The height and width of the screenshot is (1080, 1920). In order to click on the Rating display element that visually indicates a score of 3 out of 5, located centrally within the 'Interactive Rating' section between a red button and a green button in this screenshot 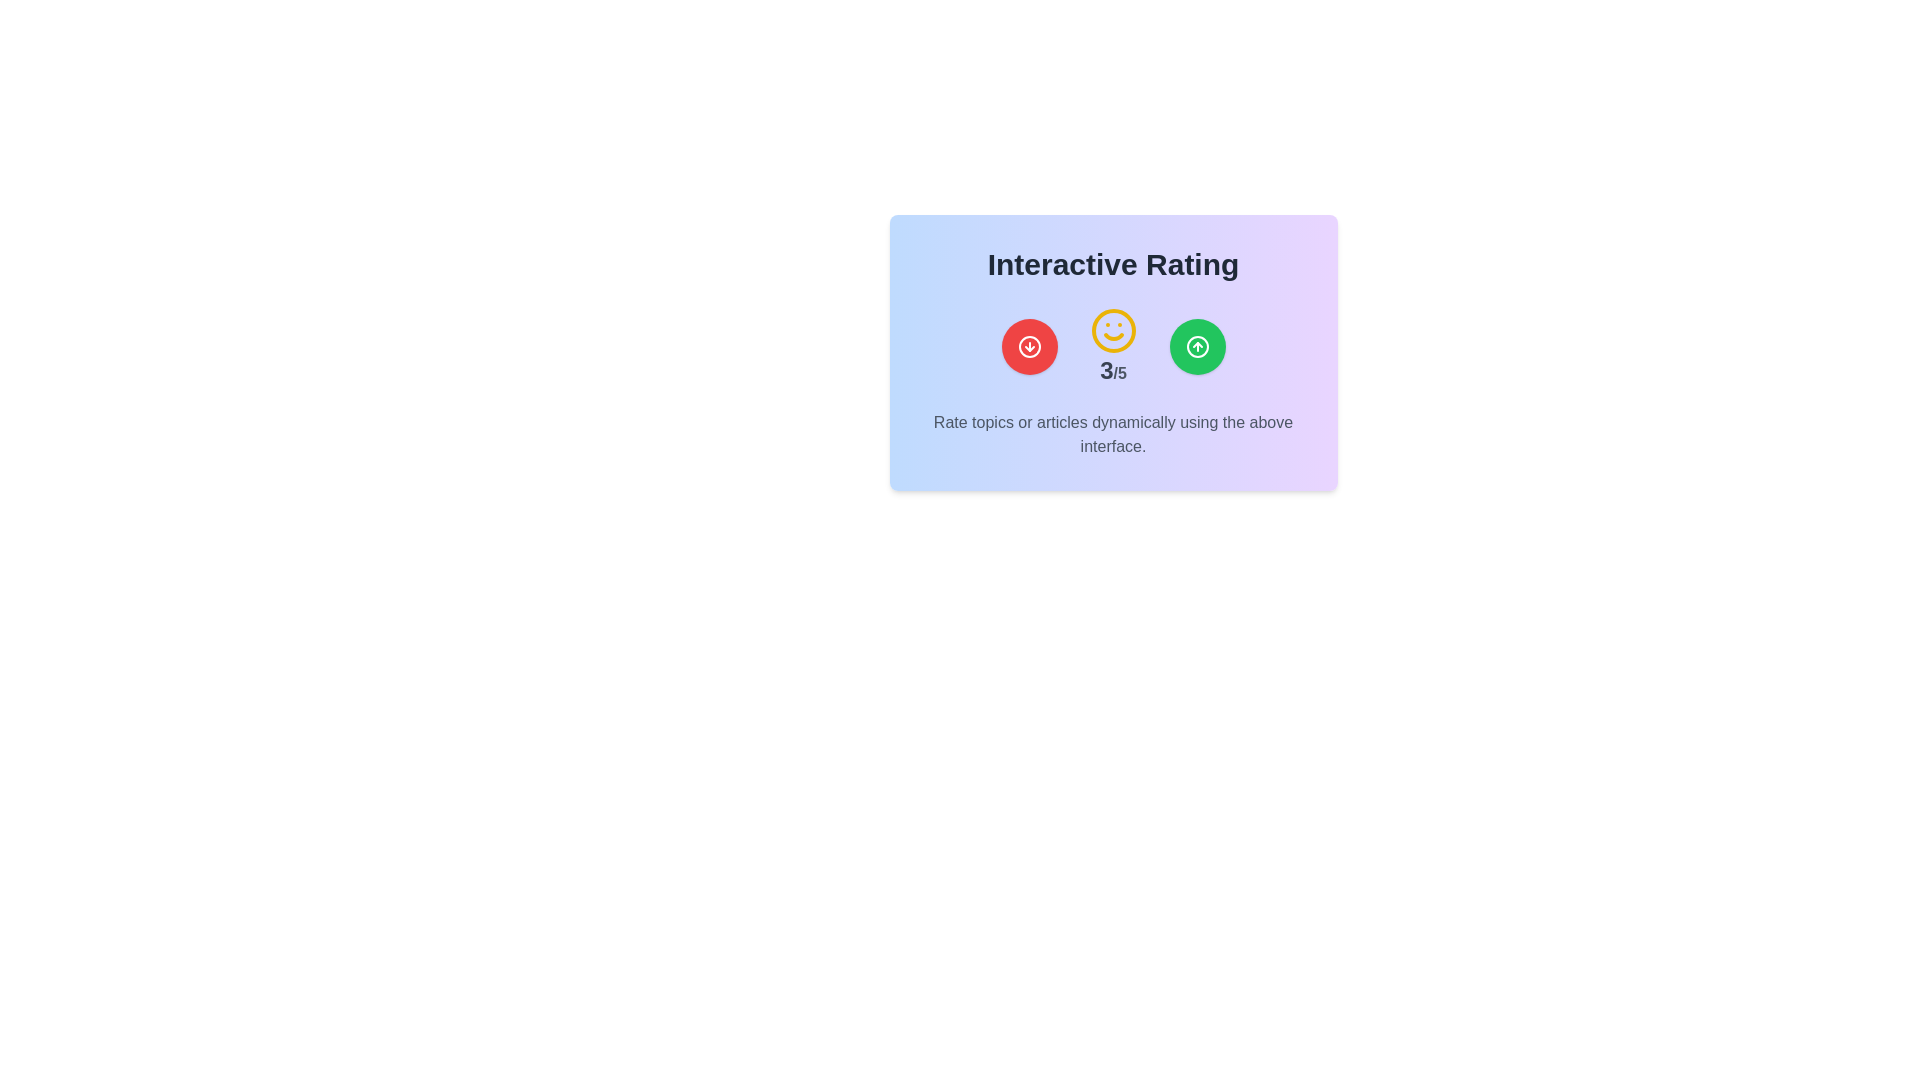, I will do `click(1112, 346)`.